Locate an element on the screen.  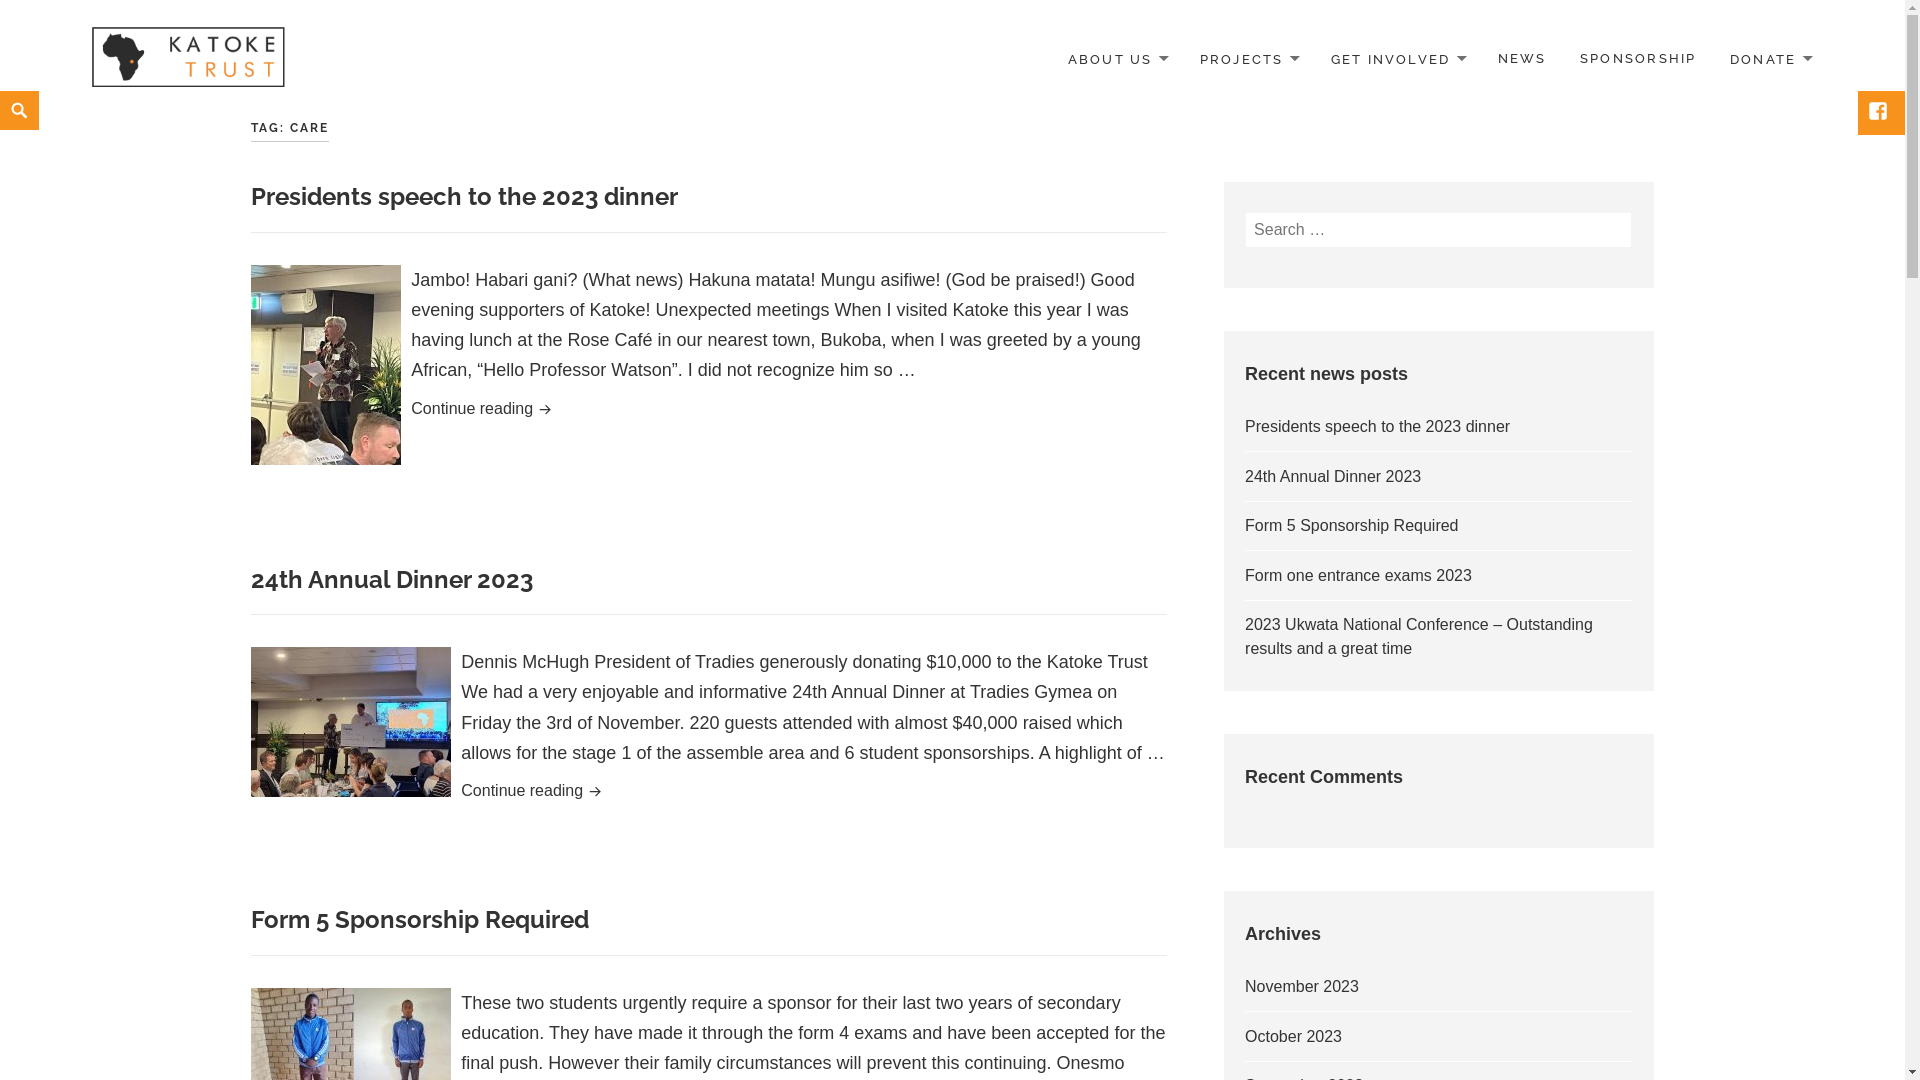
'Facebook' is located at coordinates (1861, 112).